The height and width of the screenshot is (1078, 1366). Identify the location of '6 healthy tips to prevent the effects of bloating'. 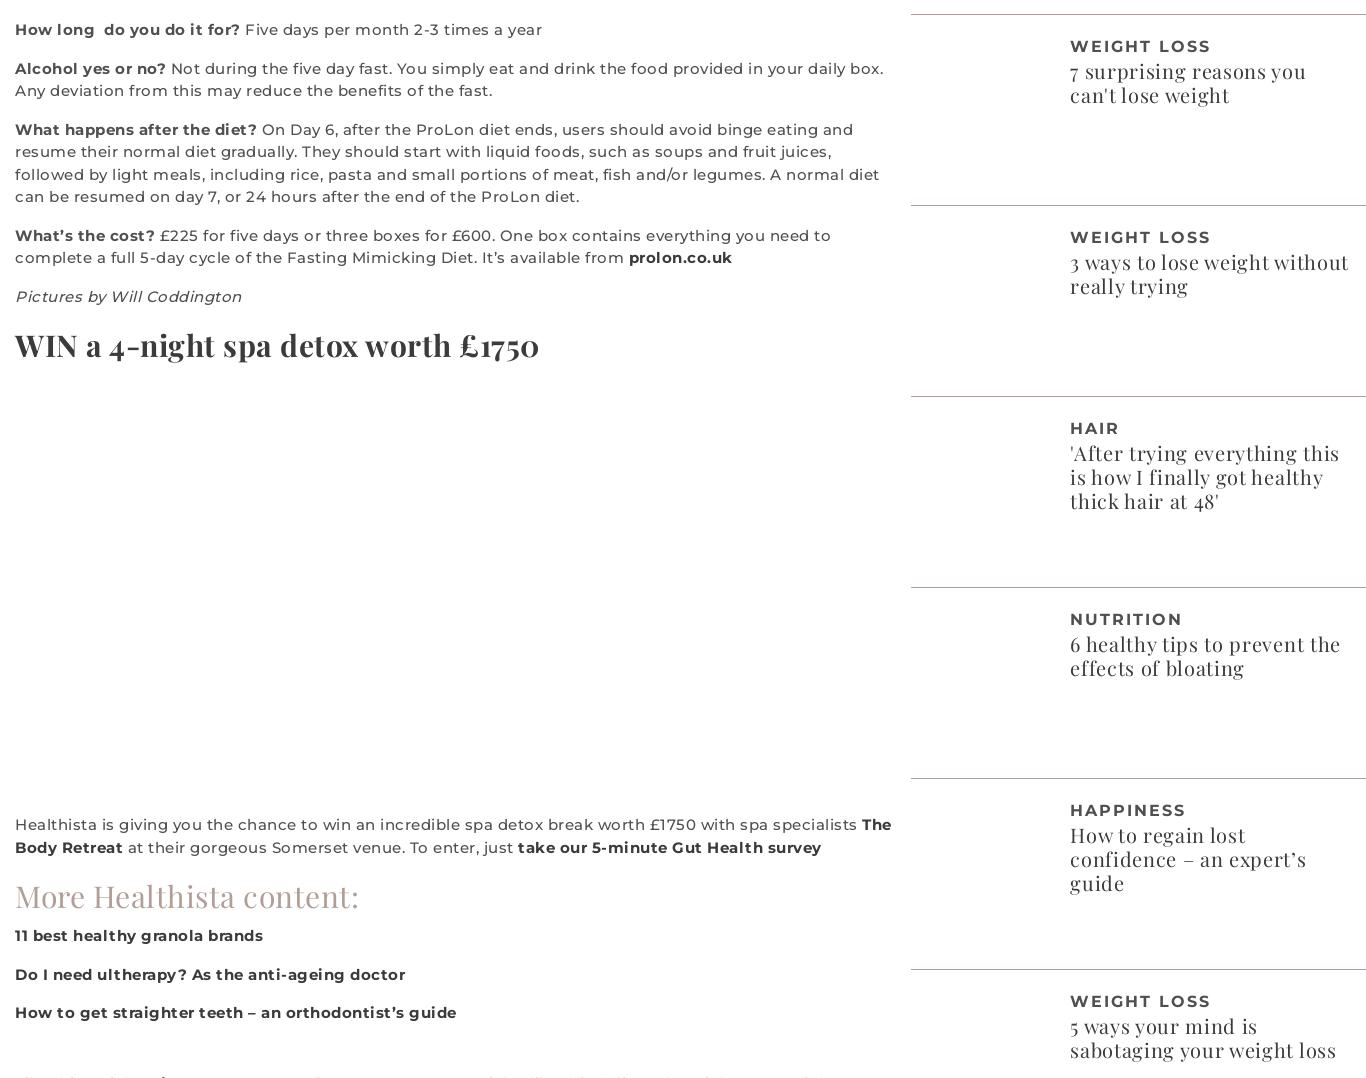
(1204, 653).